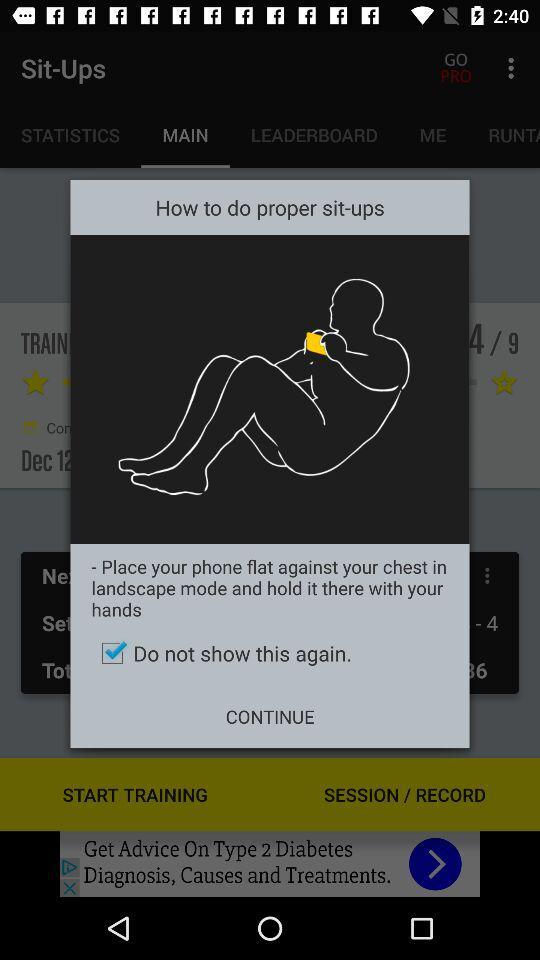  I want to click on the continue icon, so click(270, 716).